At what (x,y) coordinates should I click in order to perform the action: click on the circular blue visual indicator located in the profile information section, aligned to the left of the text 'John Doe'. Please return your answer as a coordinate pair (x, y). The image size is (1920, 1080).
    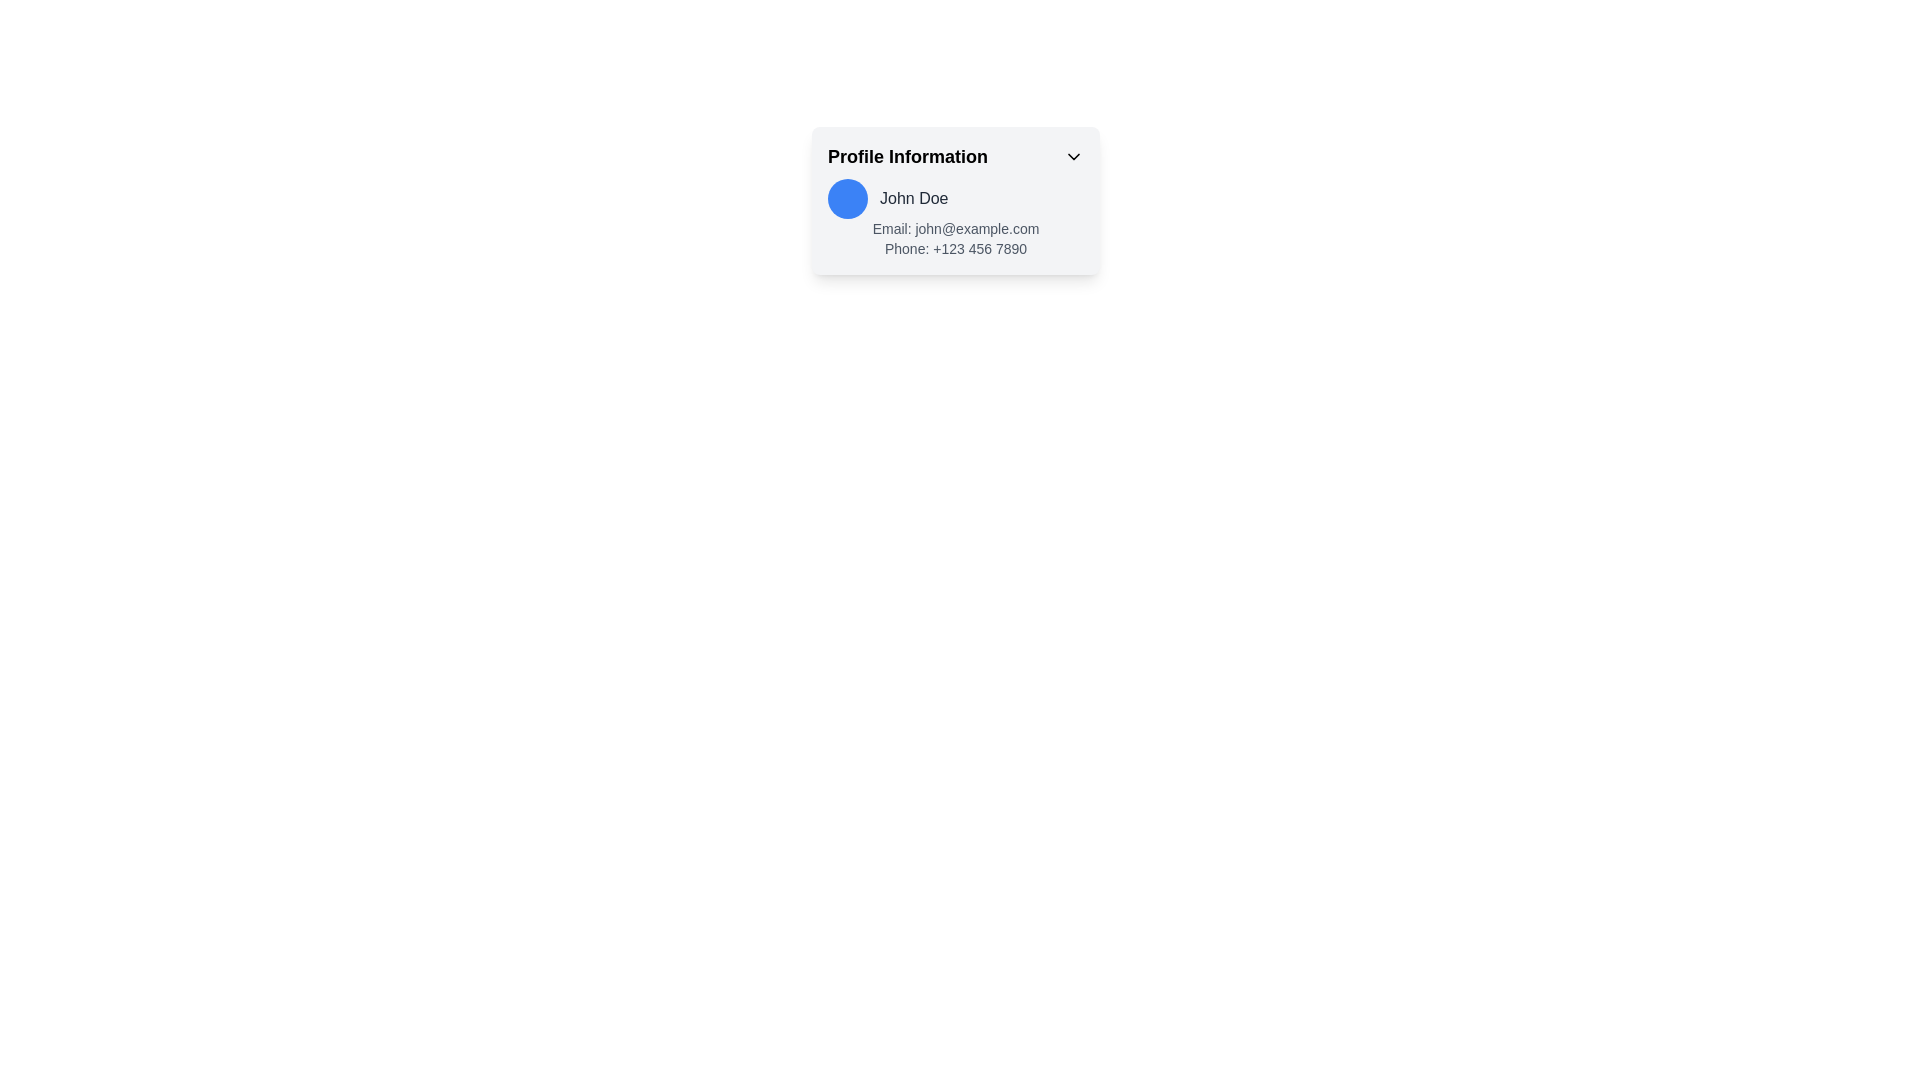
    Looking at the image, I should click on (848, 199).